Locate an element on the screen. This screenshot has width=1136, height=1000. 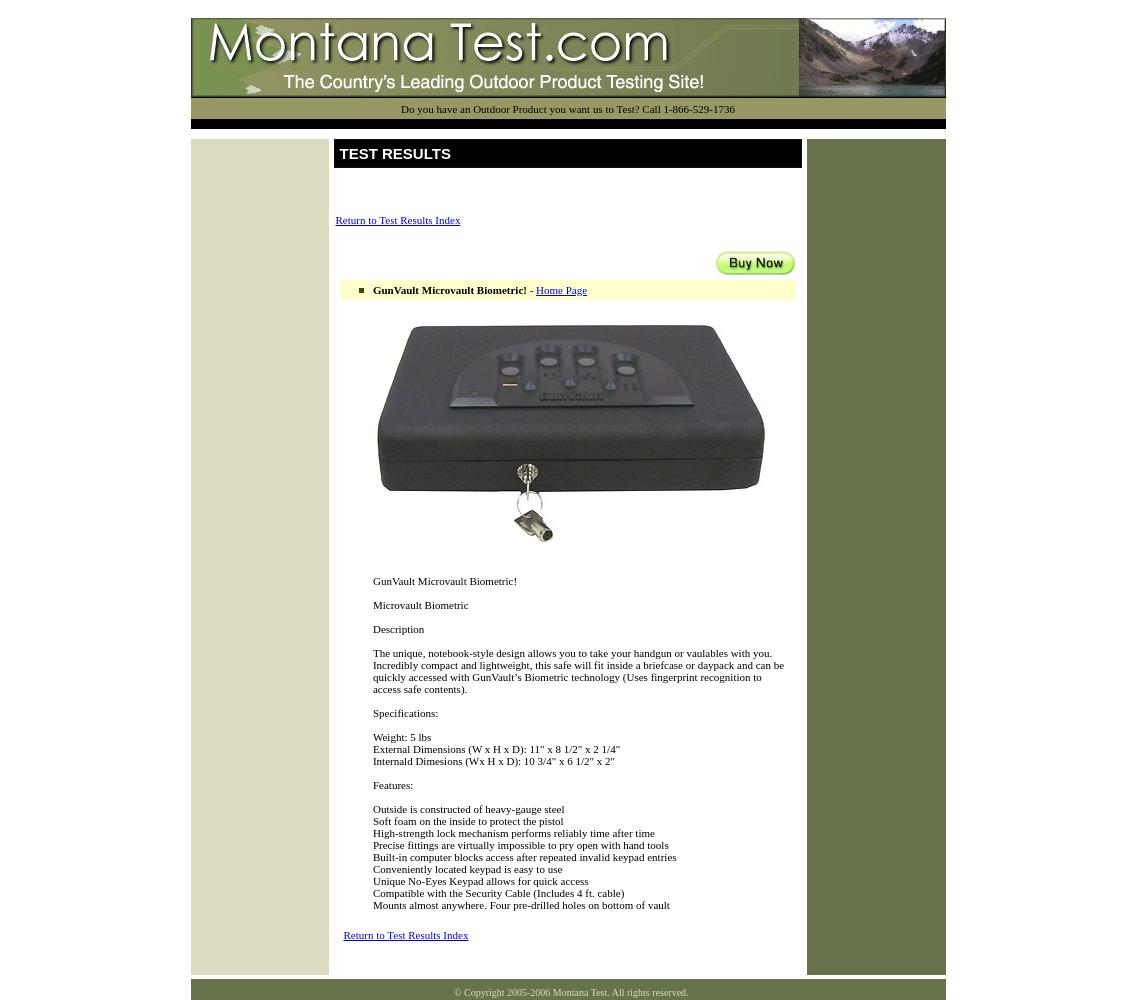
'Description' is located at coordinates (398, 629).